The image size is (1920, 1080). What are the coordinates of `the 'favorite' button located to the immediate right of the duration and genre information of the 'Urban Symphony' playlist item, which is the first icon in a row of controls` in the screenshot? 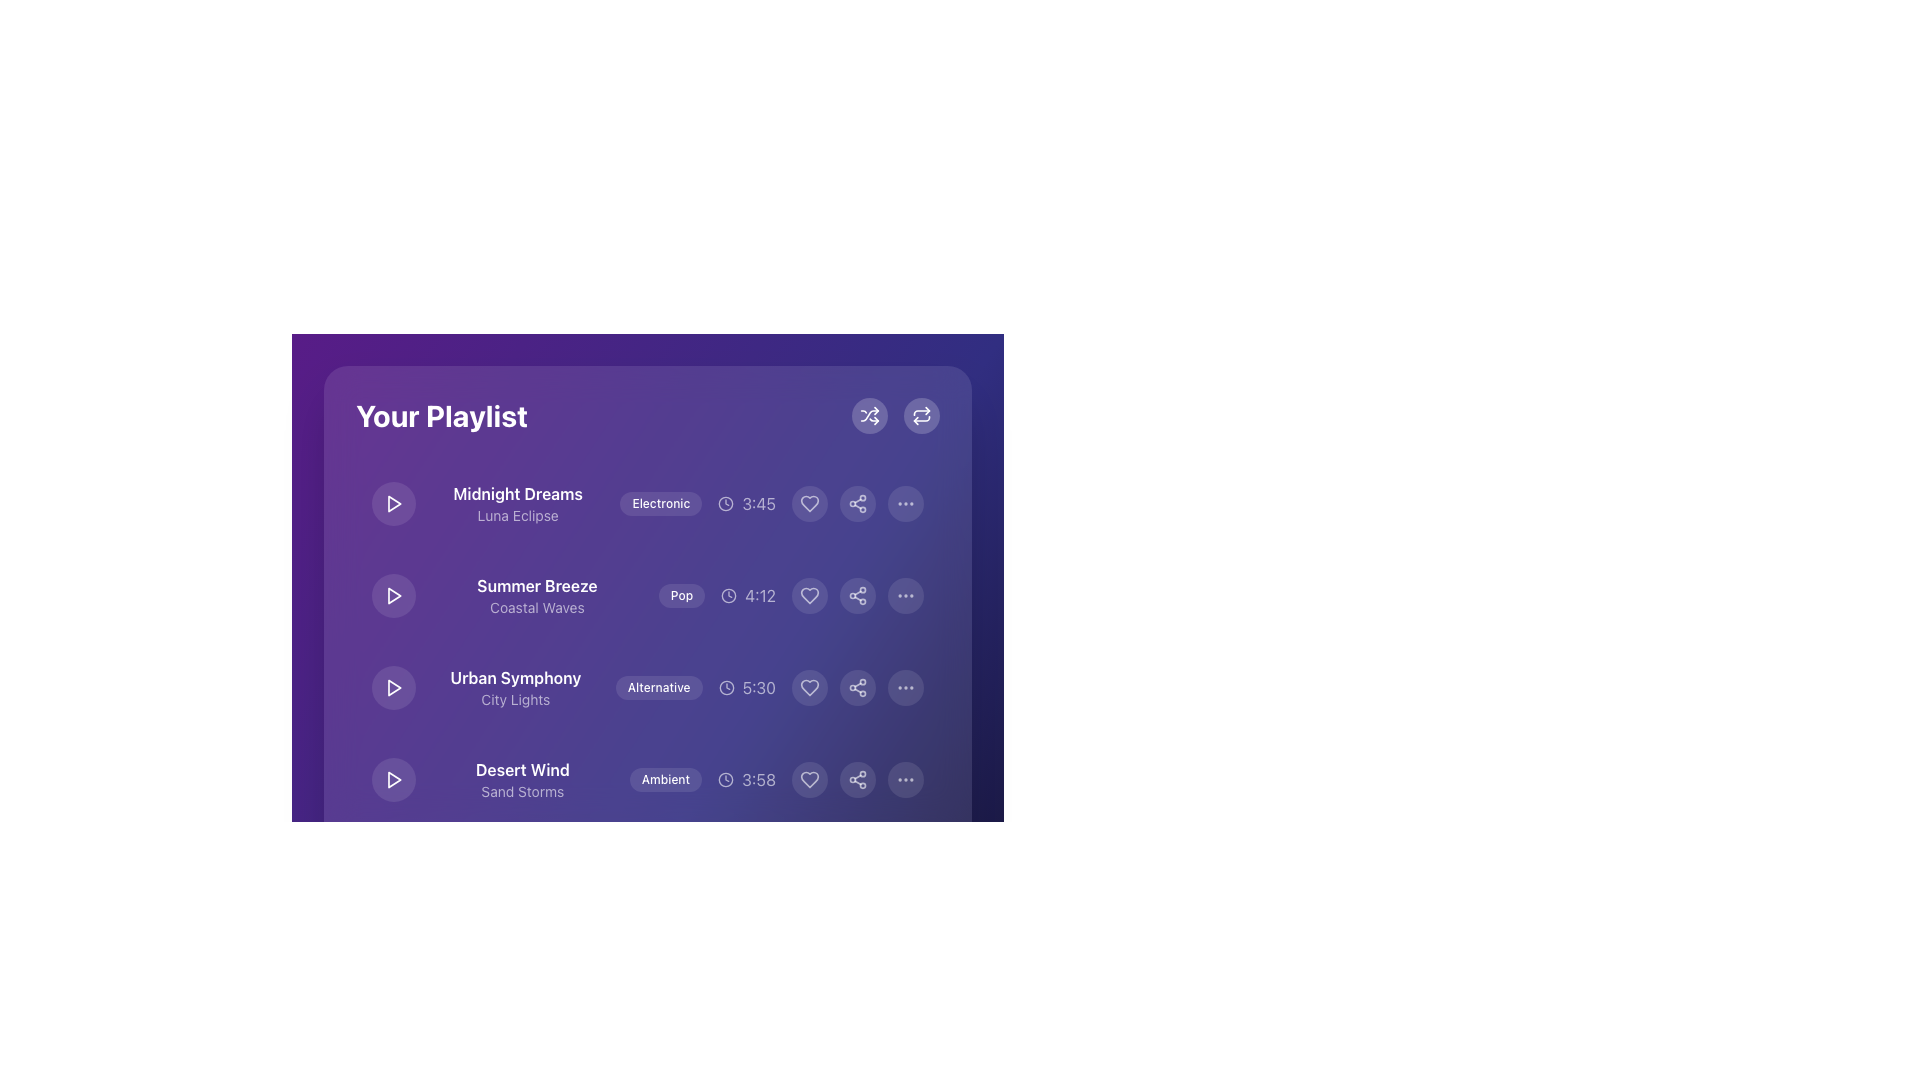 It's located at (810, 686).